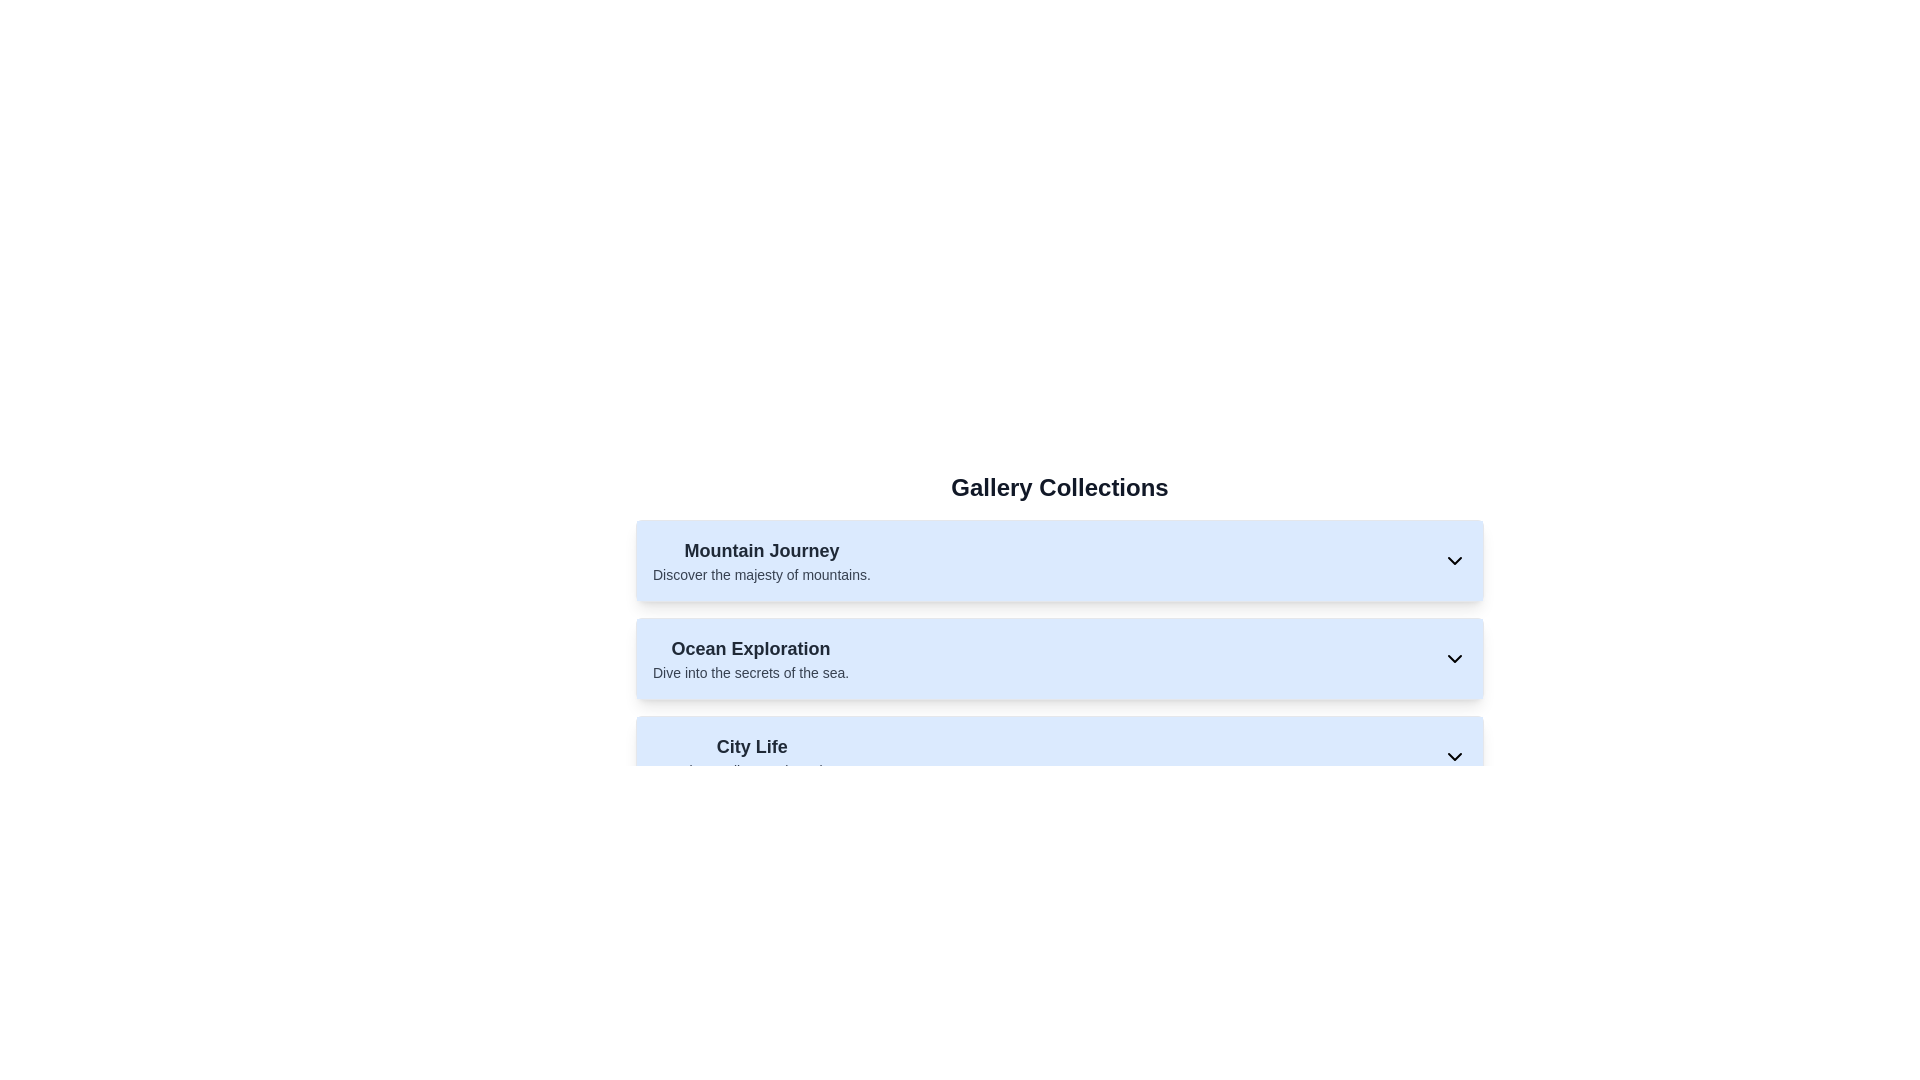  What do you see at coordinates (1059, 643) in the screenshot?
I see `to select the 'Ocean Exploration' navigation item in the Gallery Collections list, located directly below 'Mountain Journey' and above 'City Life'` at bounding box center [1059, 643].